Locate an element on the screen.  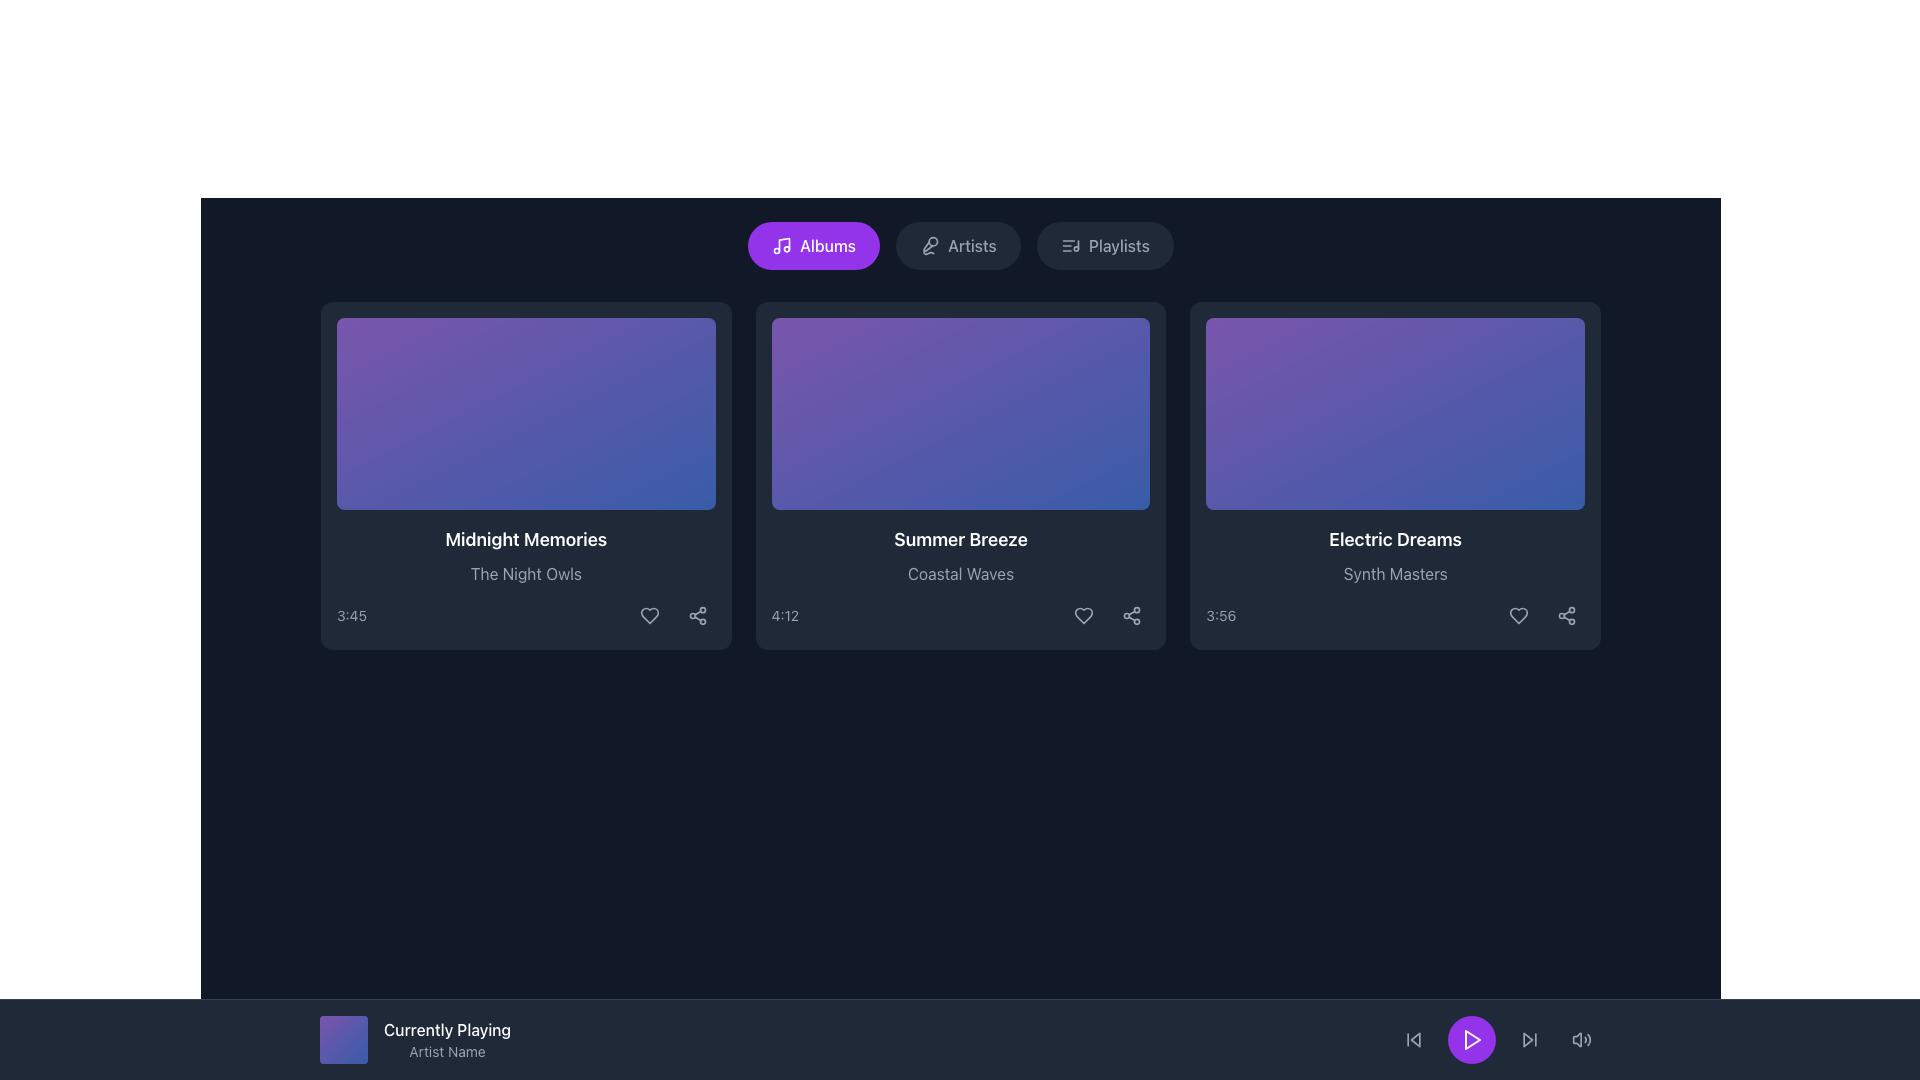
the heart-shaped icon outlined in light gray, located at the bottom-right section of the 'Midnight Memories' album card is located at coordinates (649, 615).